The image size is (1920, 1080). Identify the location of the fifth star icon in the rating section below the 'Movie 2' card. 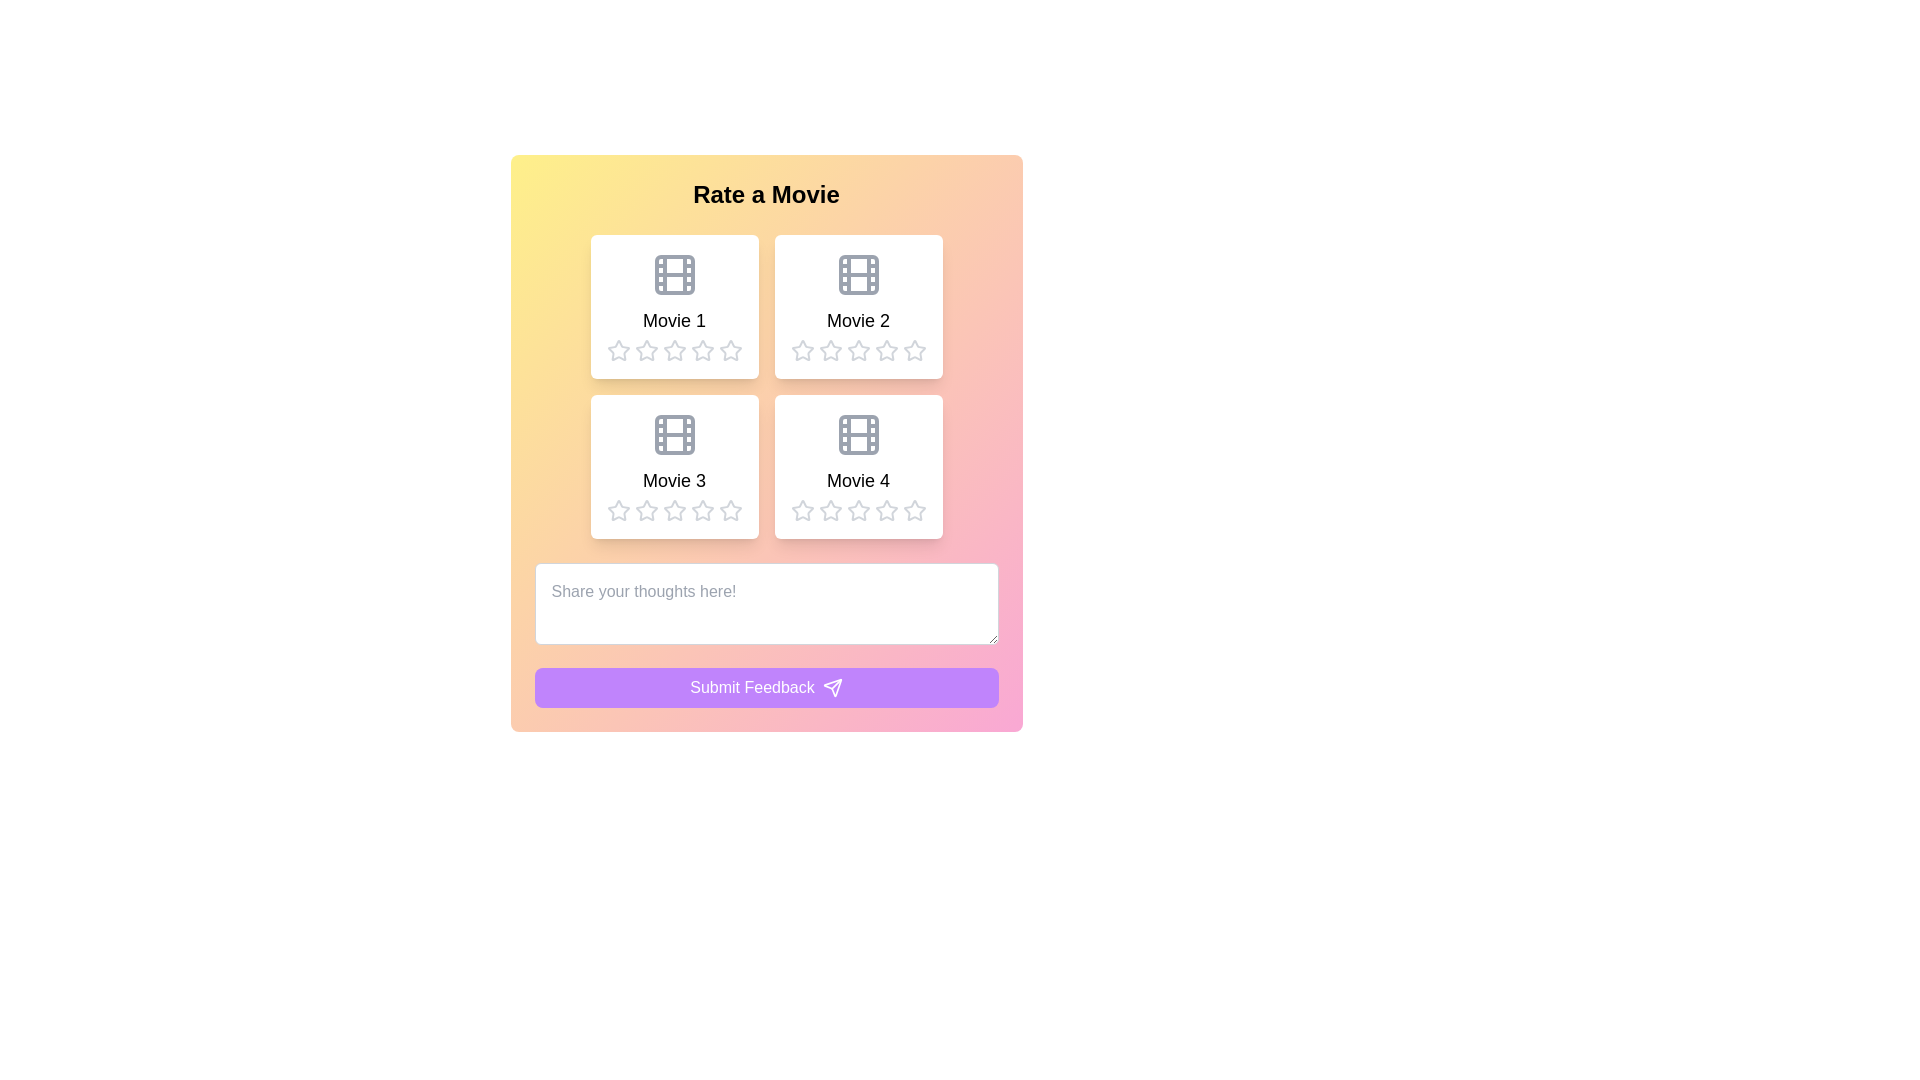
(913, 350).